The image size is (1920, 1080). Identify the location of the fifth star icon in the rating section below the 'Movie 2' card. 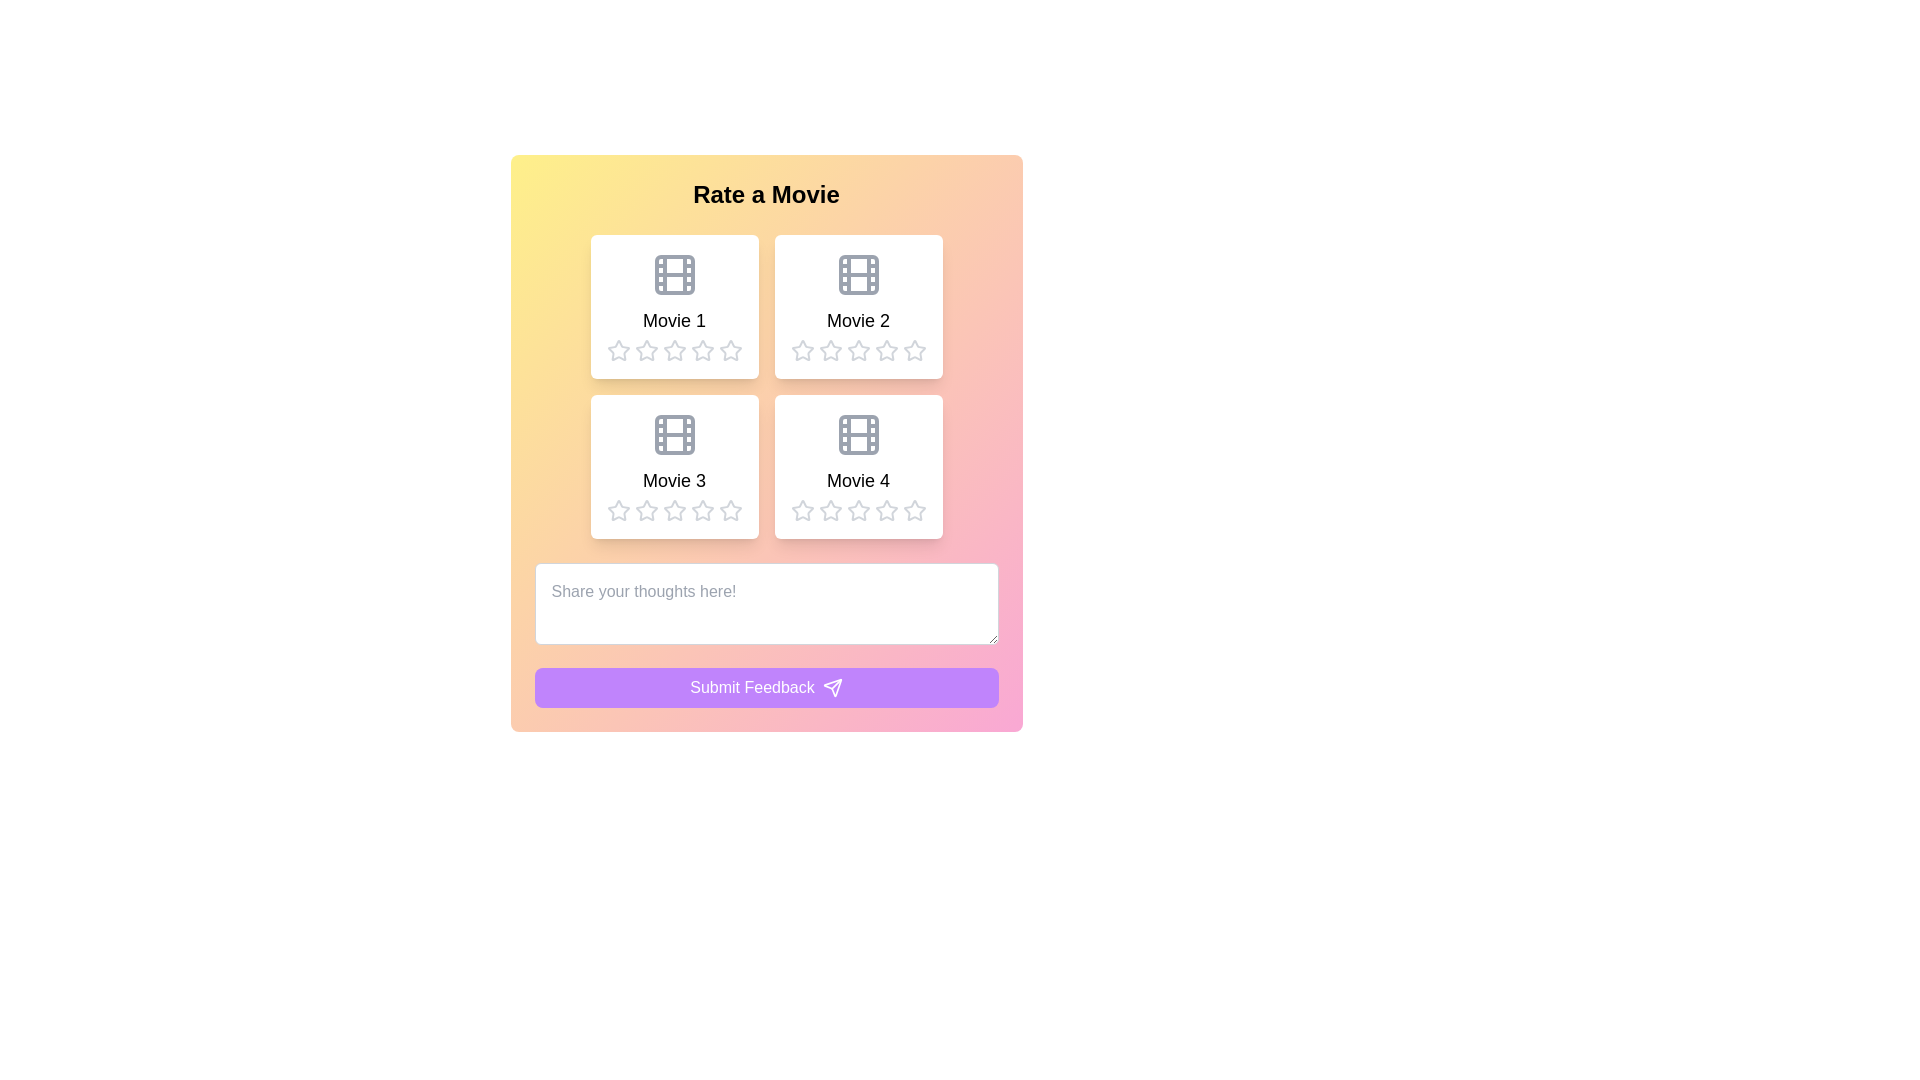
(913, 350).